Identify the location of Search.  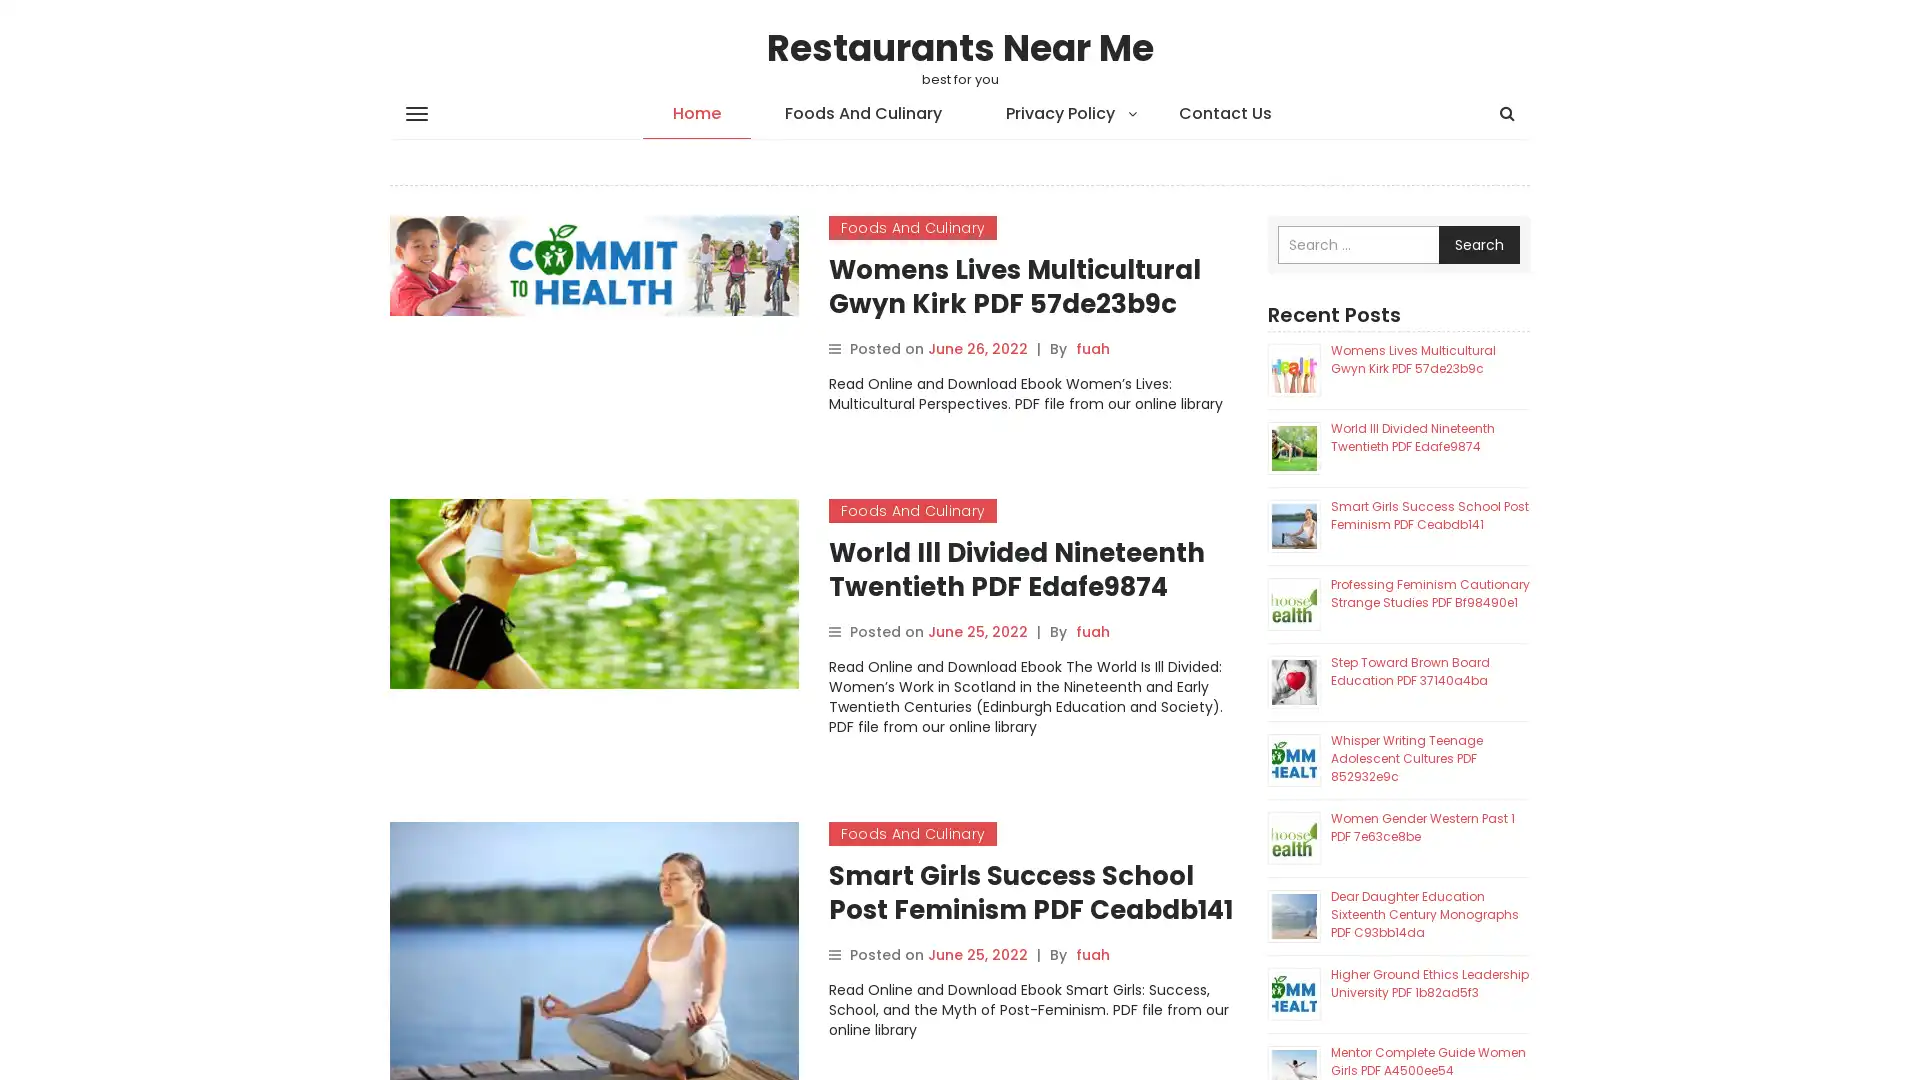
(1479, 244).